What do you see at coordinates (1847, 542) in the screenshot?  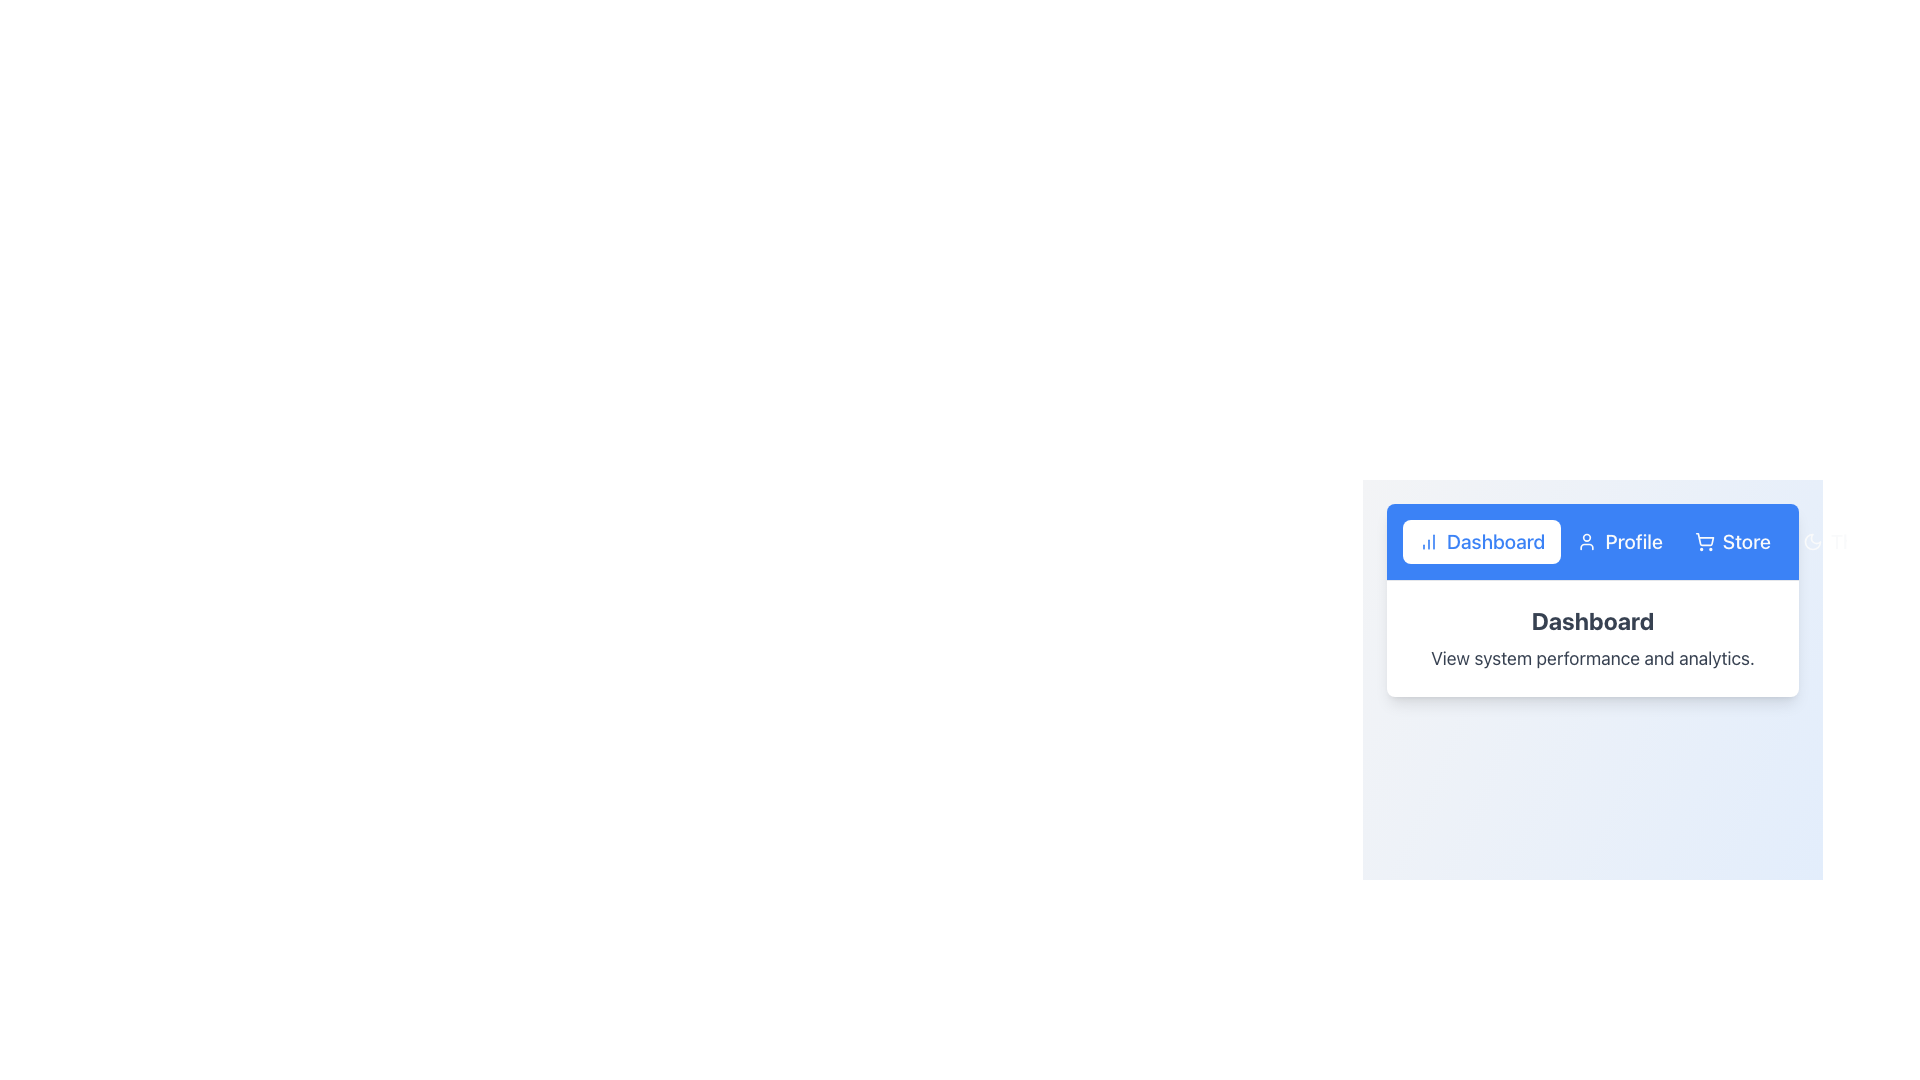 I see `the theme toggle button located at the far right of the navigation bar, adjacent to the 'Store' option, to change its style` at bounding box center [1847, 542].